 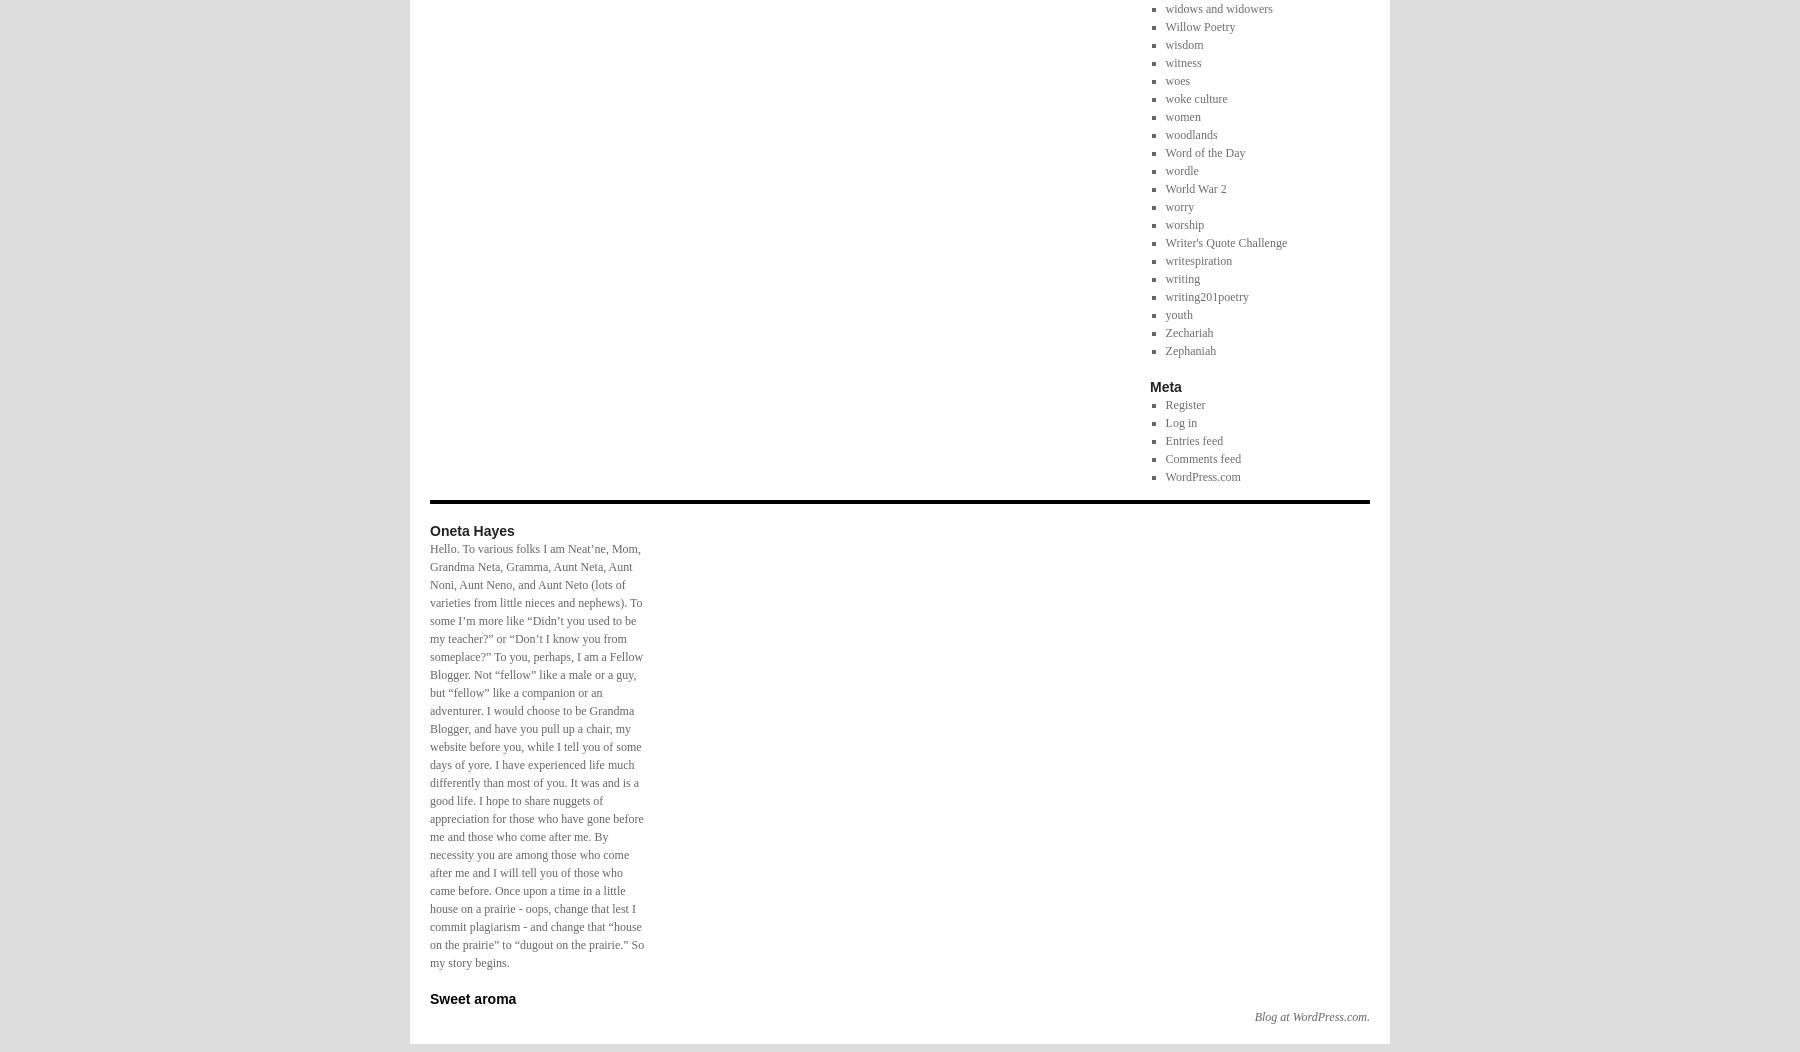 I want to click on 'Word of the Day', so click(x=1203, y=151).